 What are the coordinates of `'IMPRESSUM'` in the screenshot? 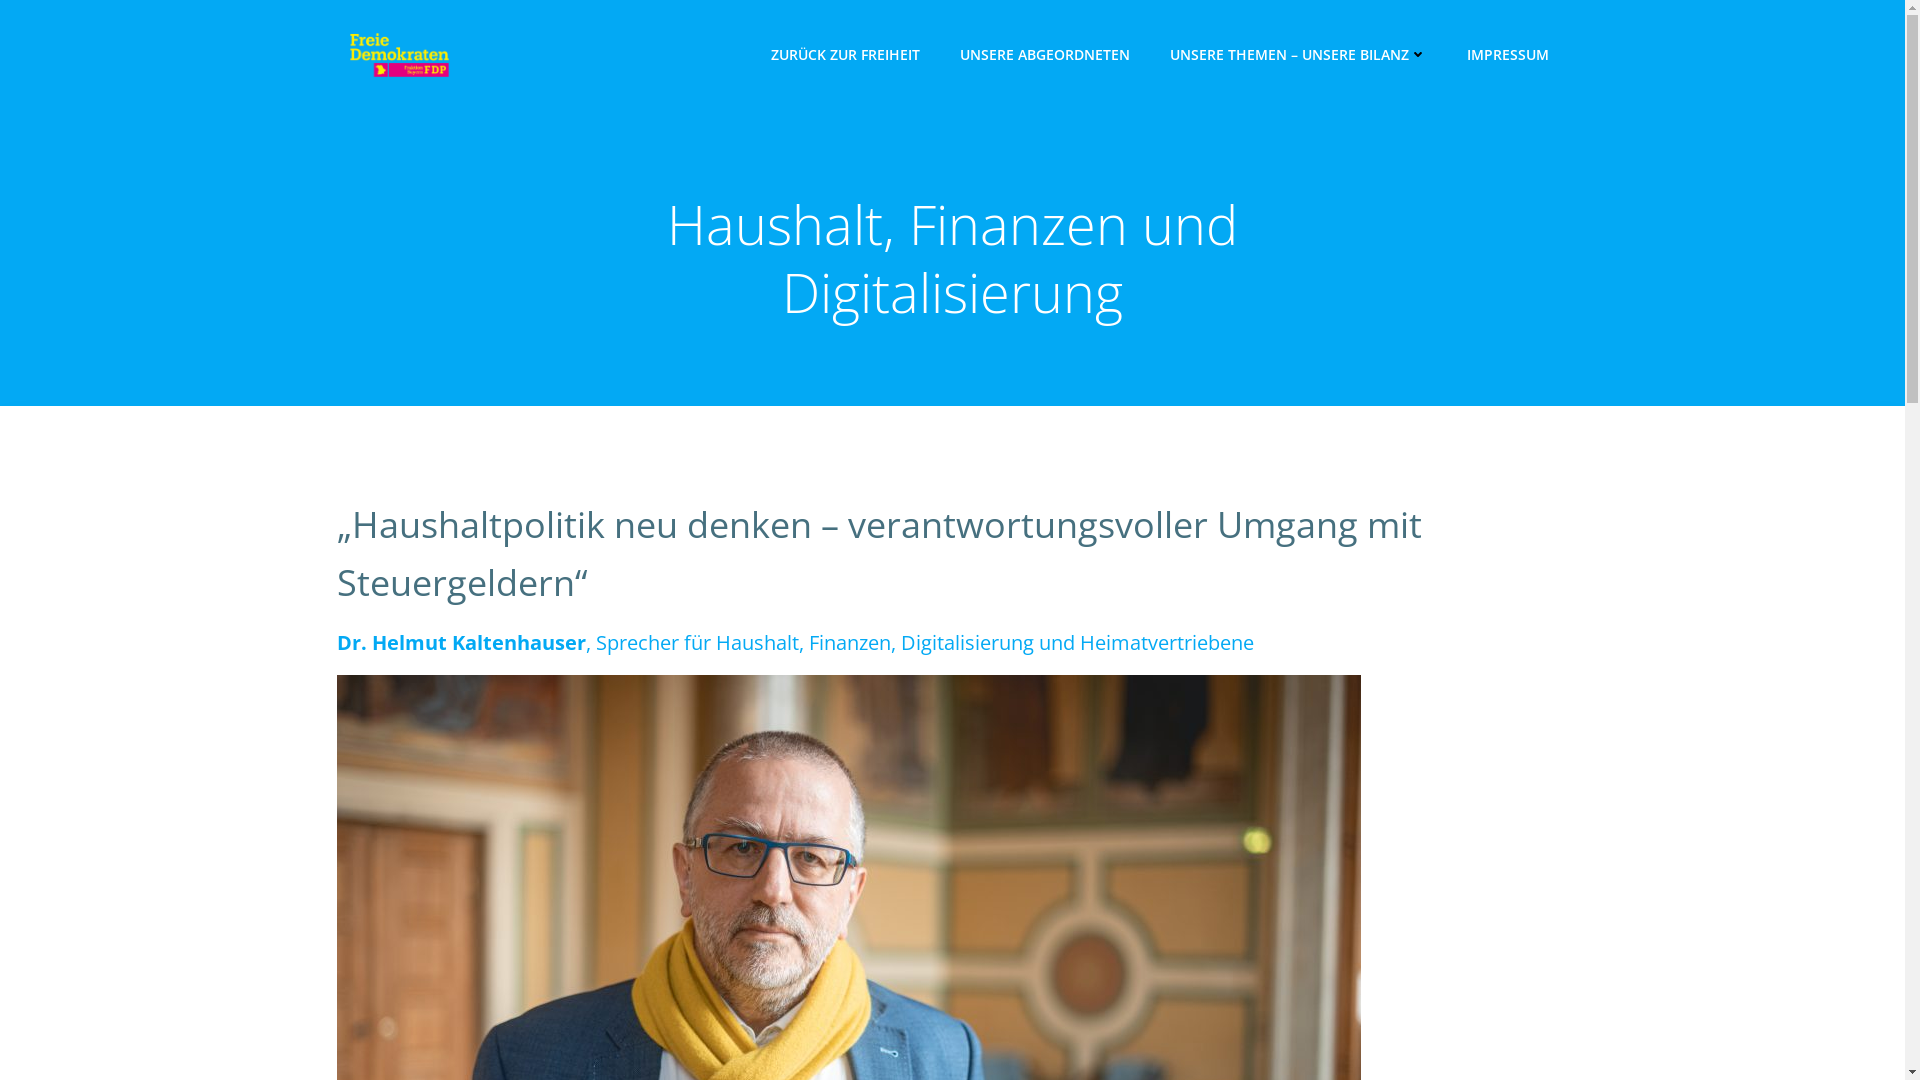 It's located at (1507, 53).